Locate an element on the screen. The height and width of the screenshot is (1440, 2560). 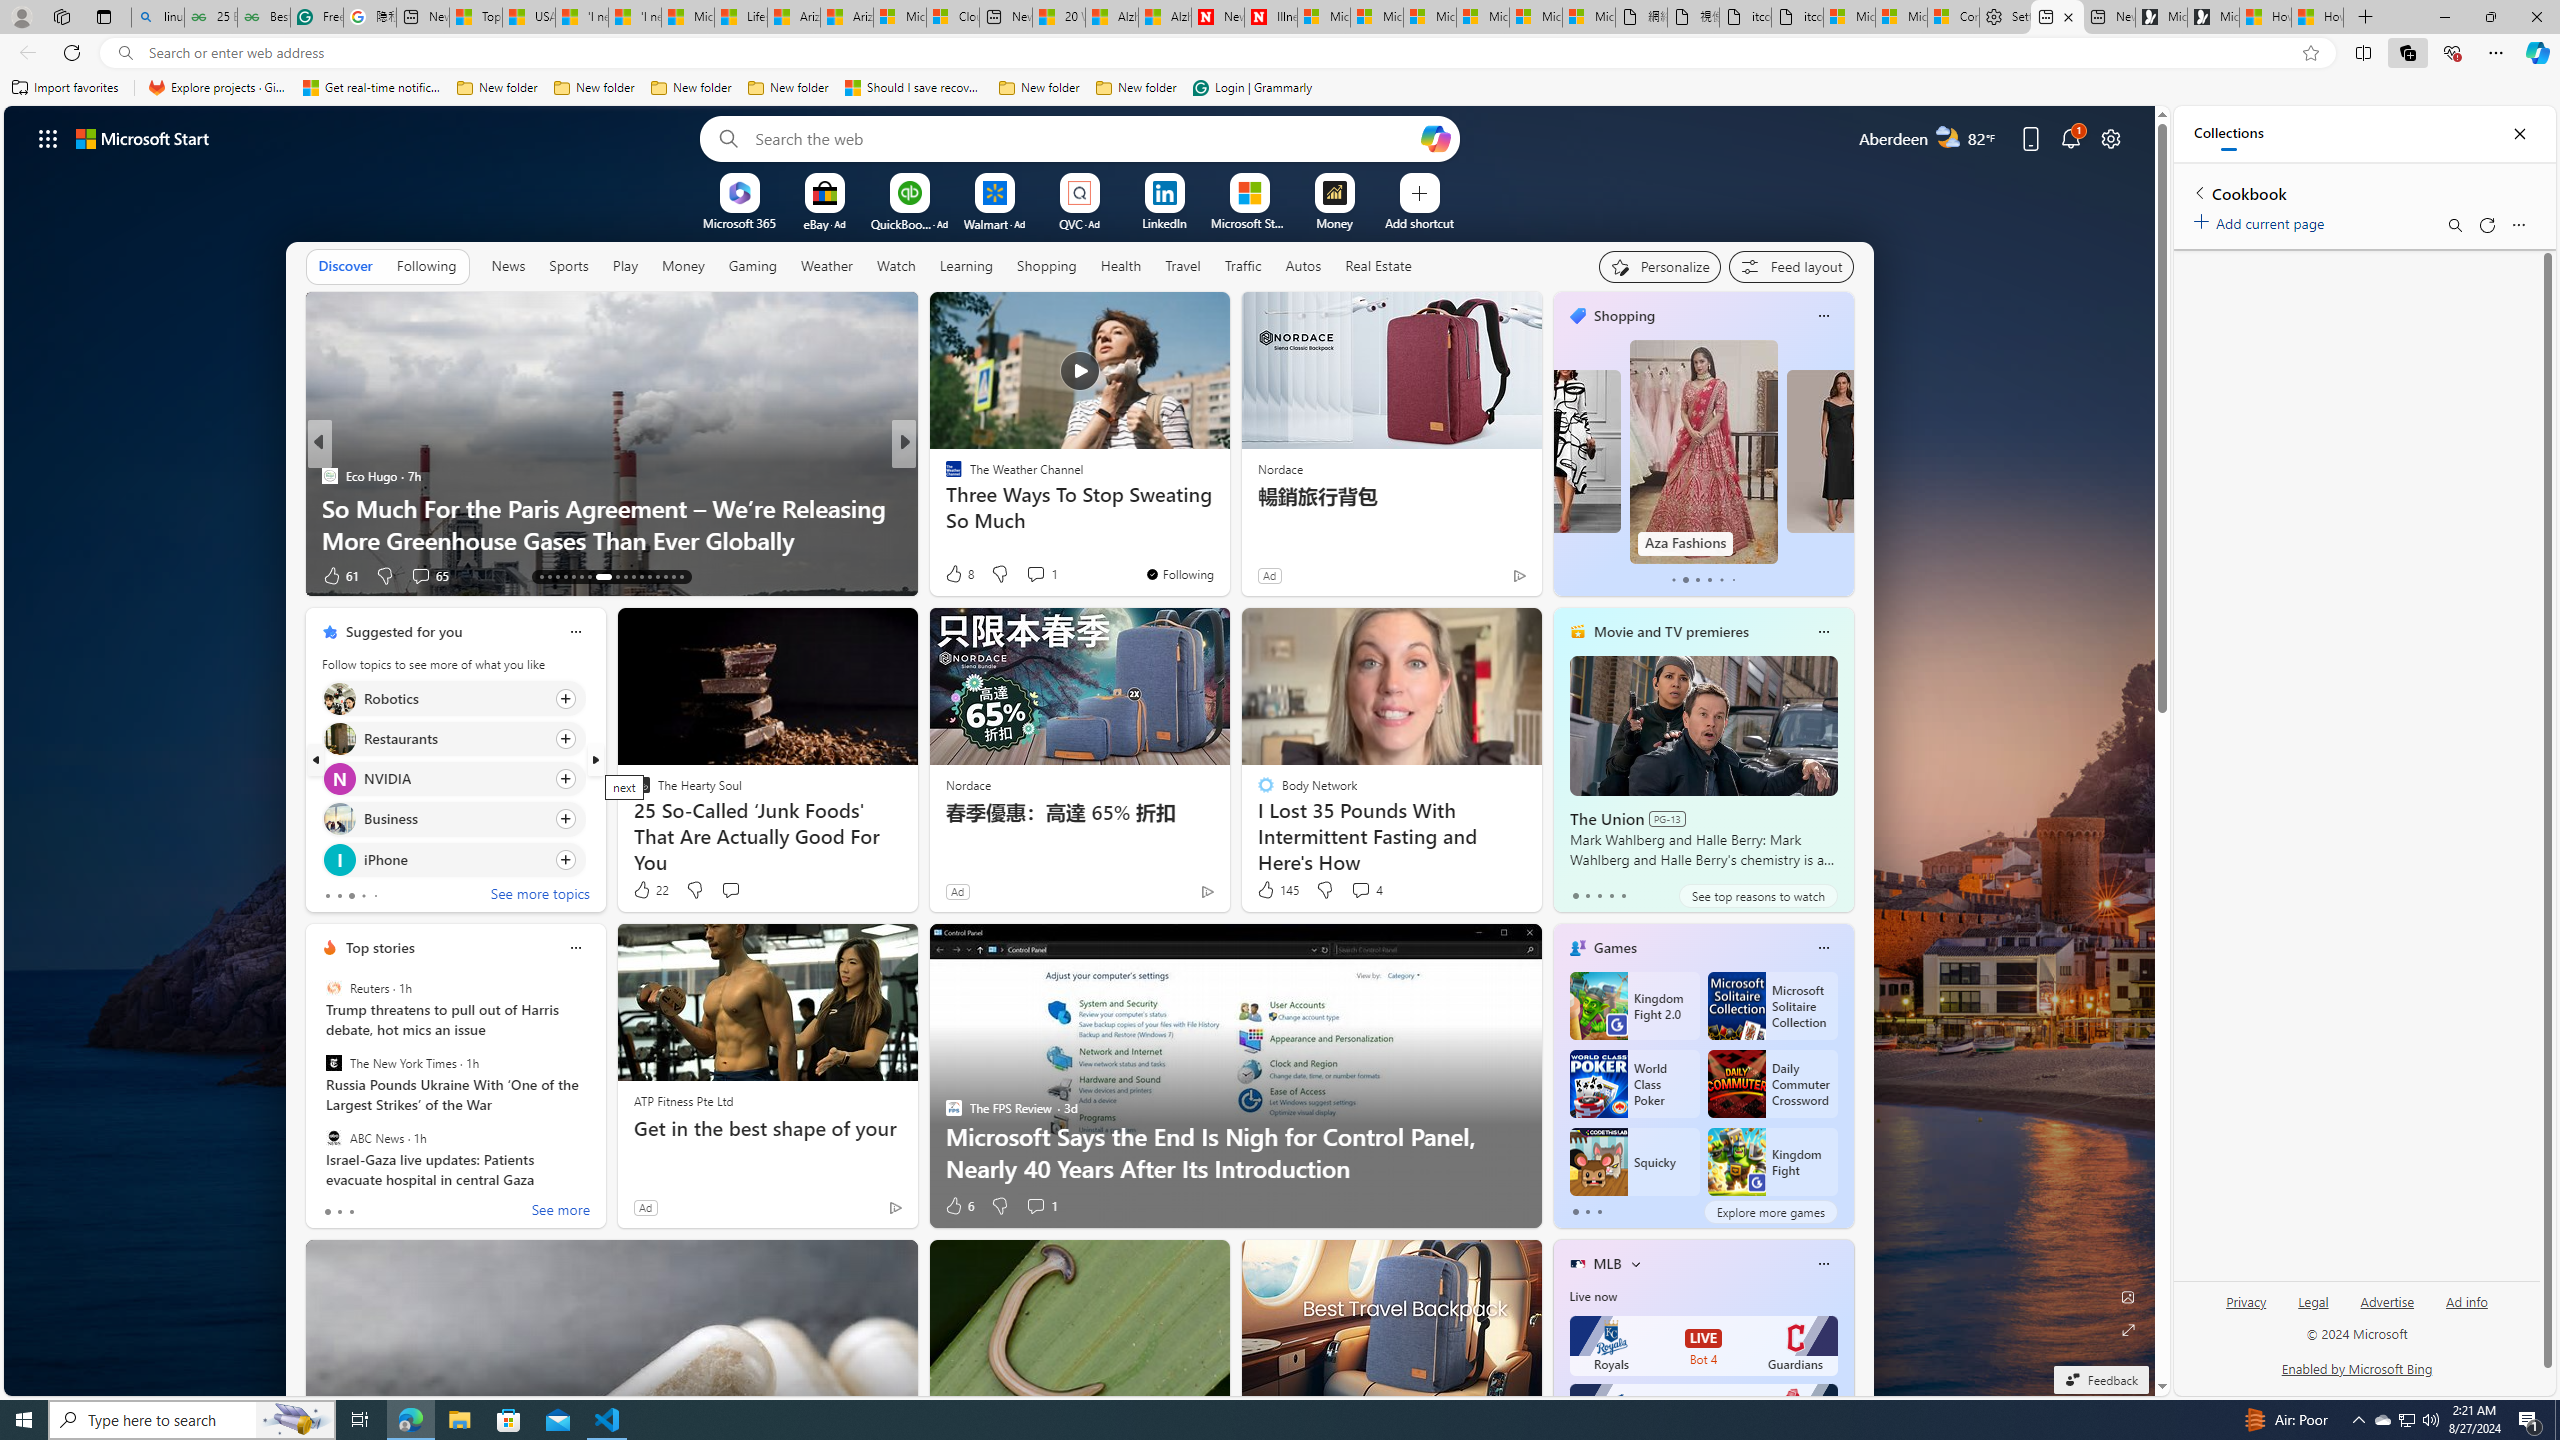
'Click to follow topic Business' is located at coordinates (452, 819).